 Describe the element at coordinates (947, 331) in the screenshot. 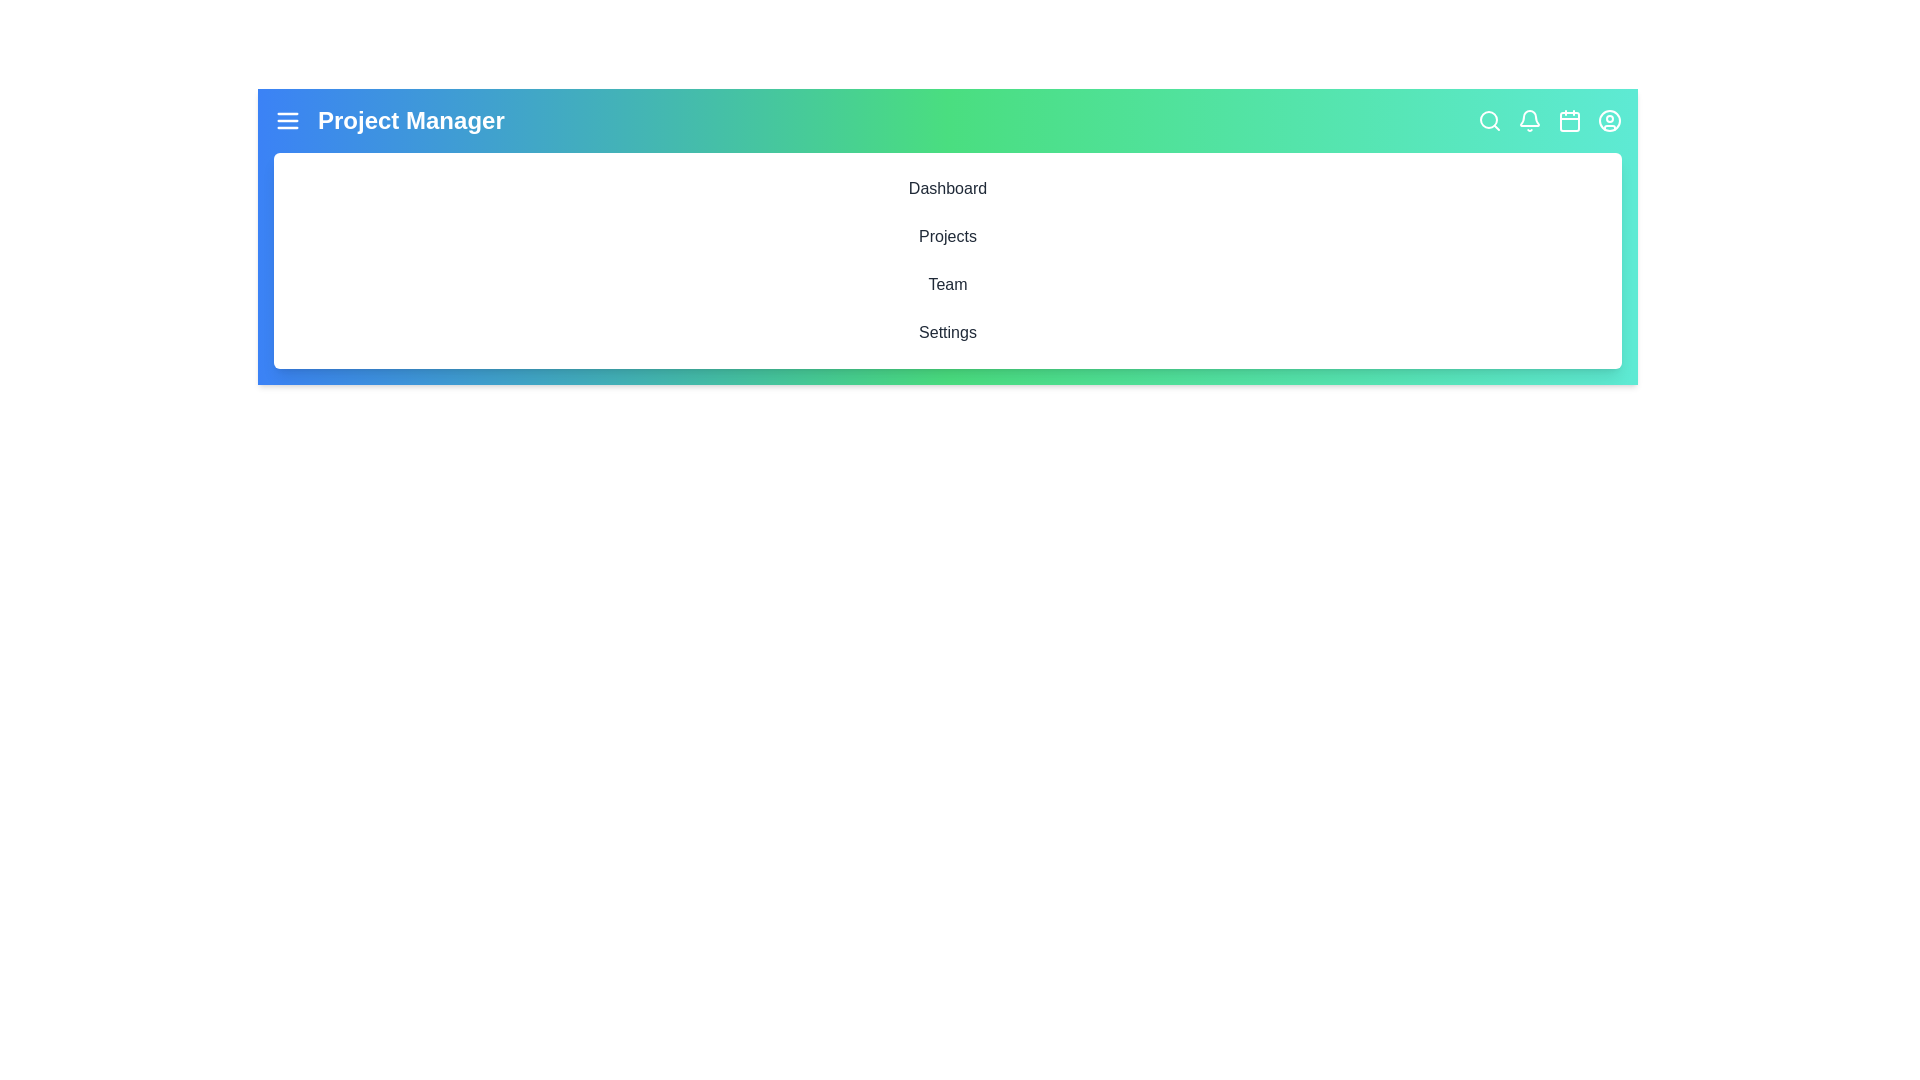

I see `the text element Settings in the AppBar` at that location.